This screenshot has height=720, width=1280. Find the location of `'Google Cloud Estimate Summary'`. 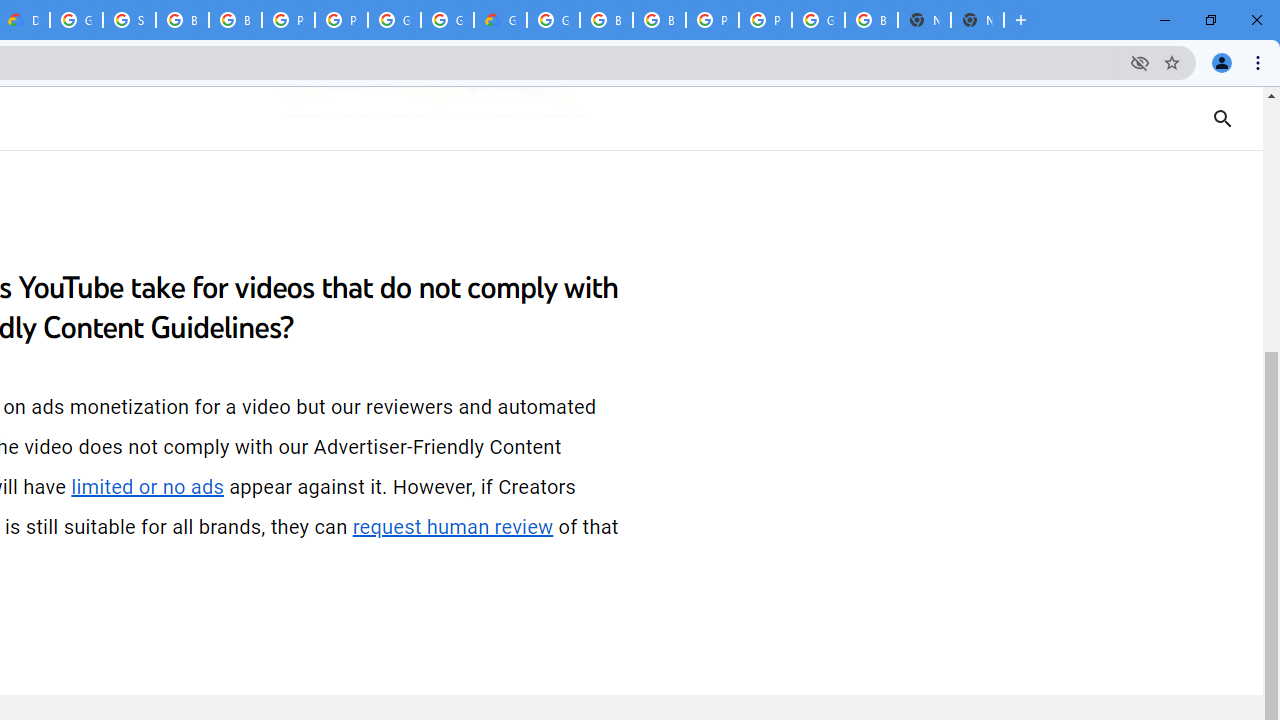

'Google Cloud Estimate Summary' is located at coordinates (500, 20).